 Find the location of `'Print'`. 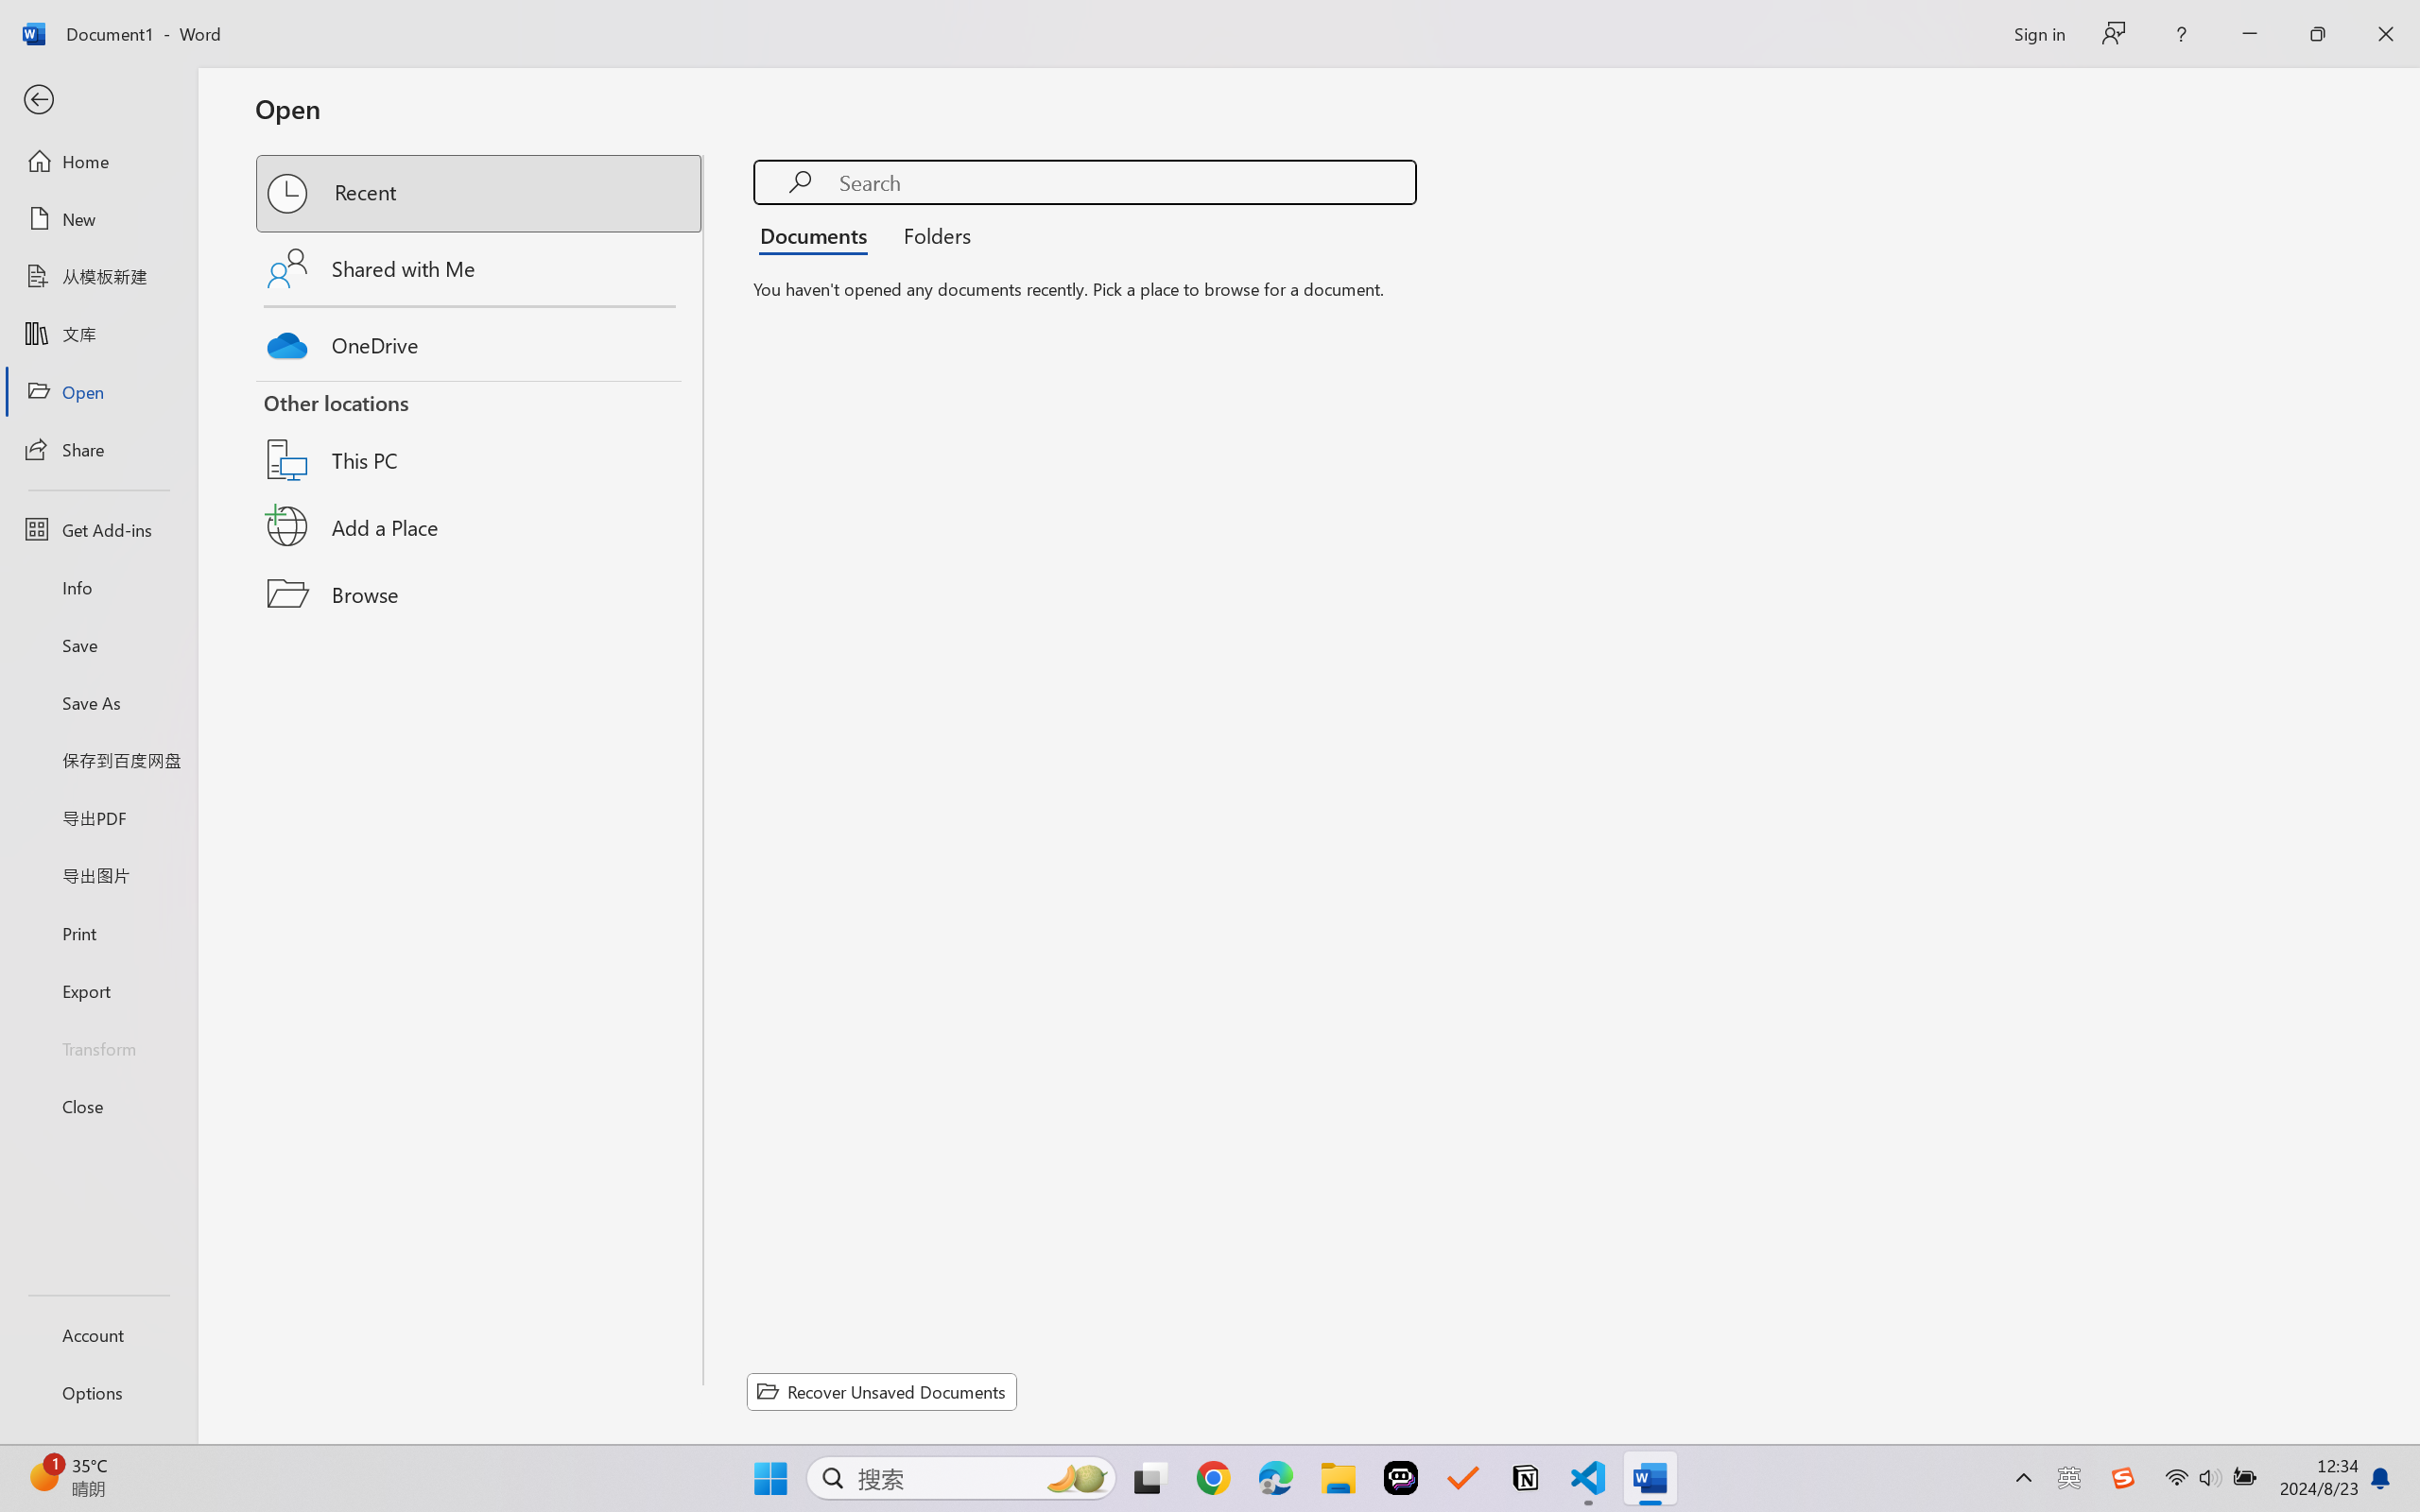

'Print' is located at coordinates (97, 933).